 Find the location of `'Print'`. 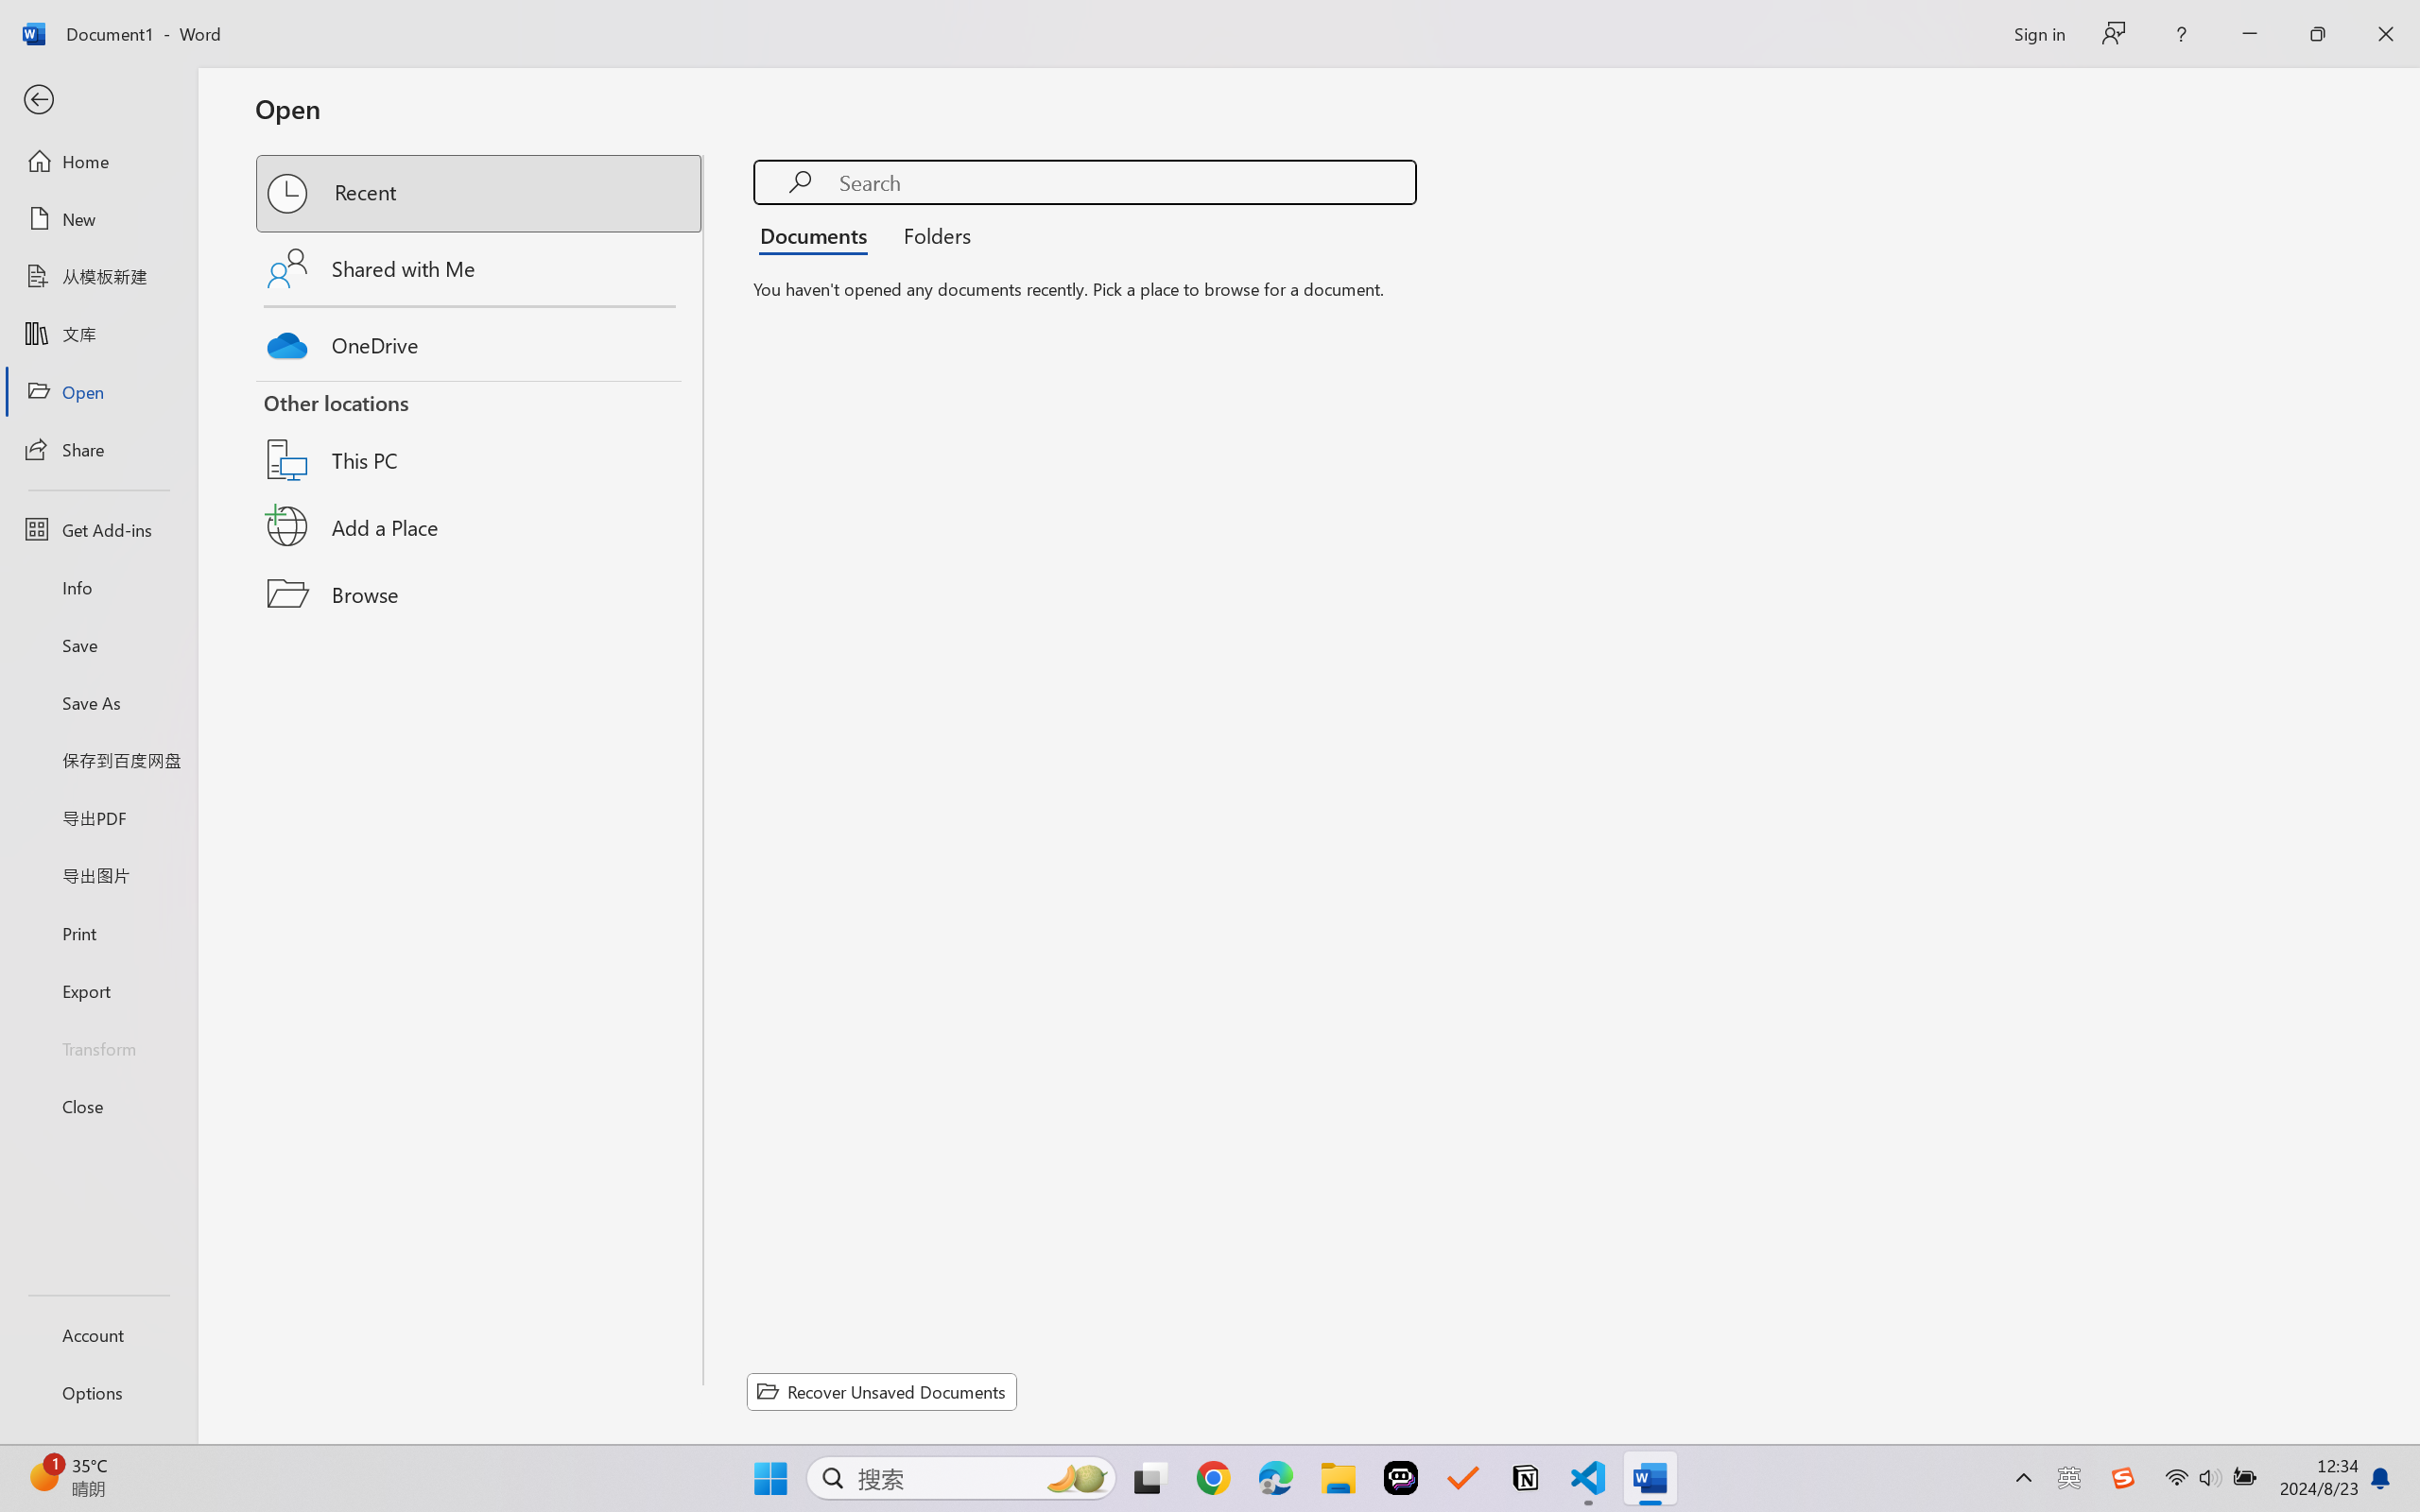

'Print' is located at coordinates (97, 933).